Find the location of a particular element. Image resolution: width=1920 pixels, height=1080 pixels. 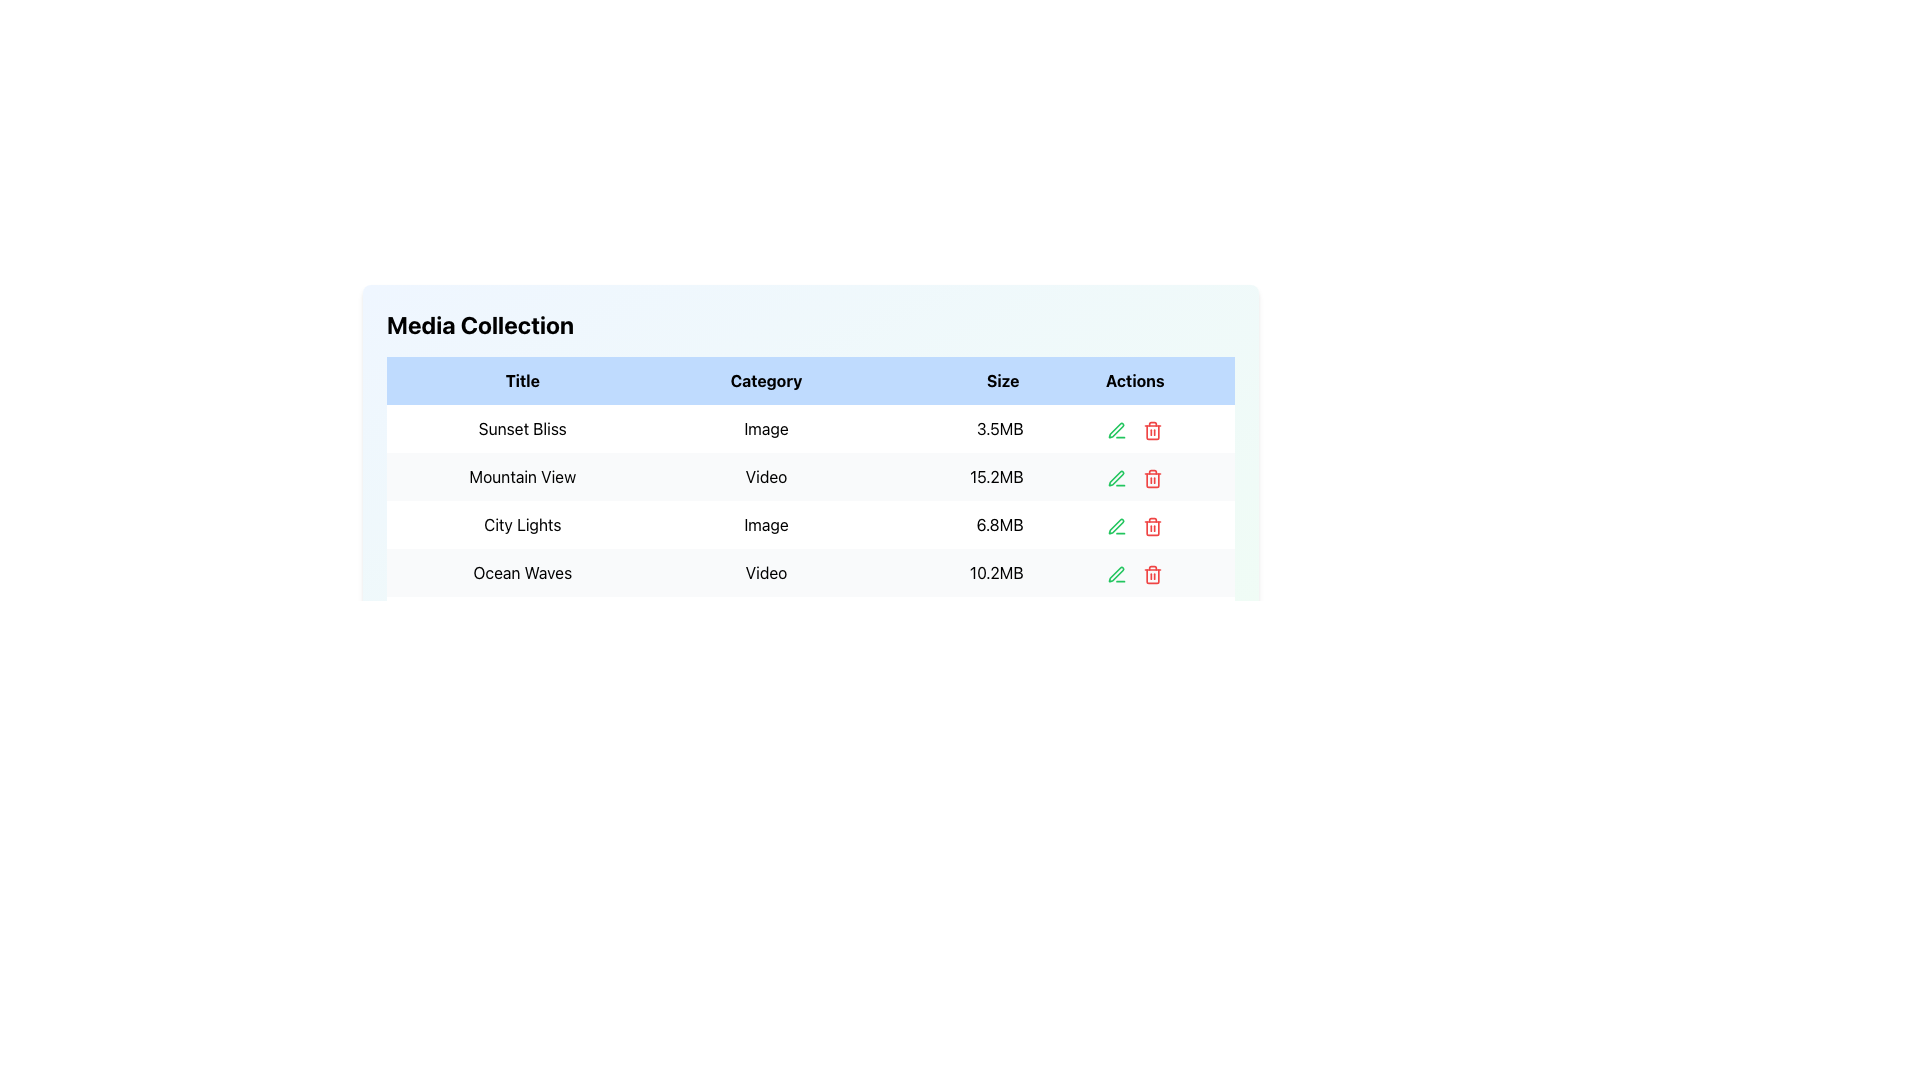

the blank spacer element located in the 'Actions' column of the first row, positioned between the green pencil icon and the red trashcan icon is located at coordinates (1135, 427).